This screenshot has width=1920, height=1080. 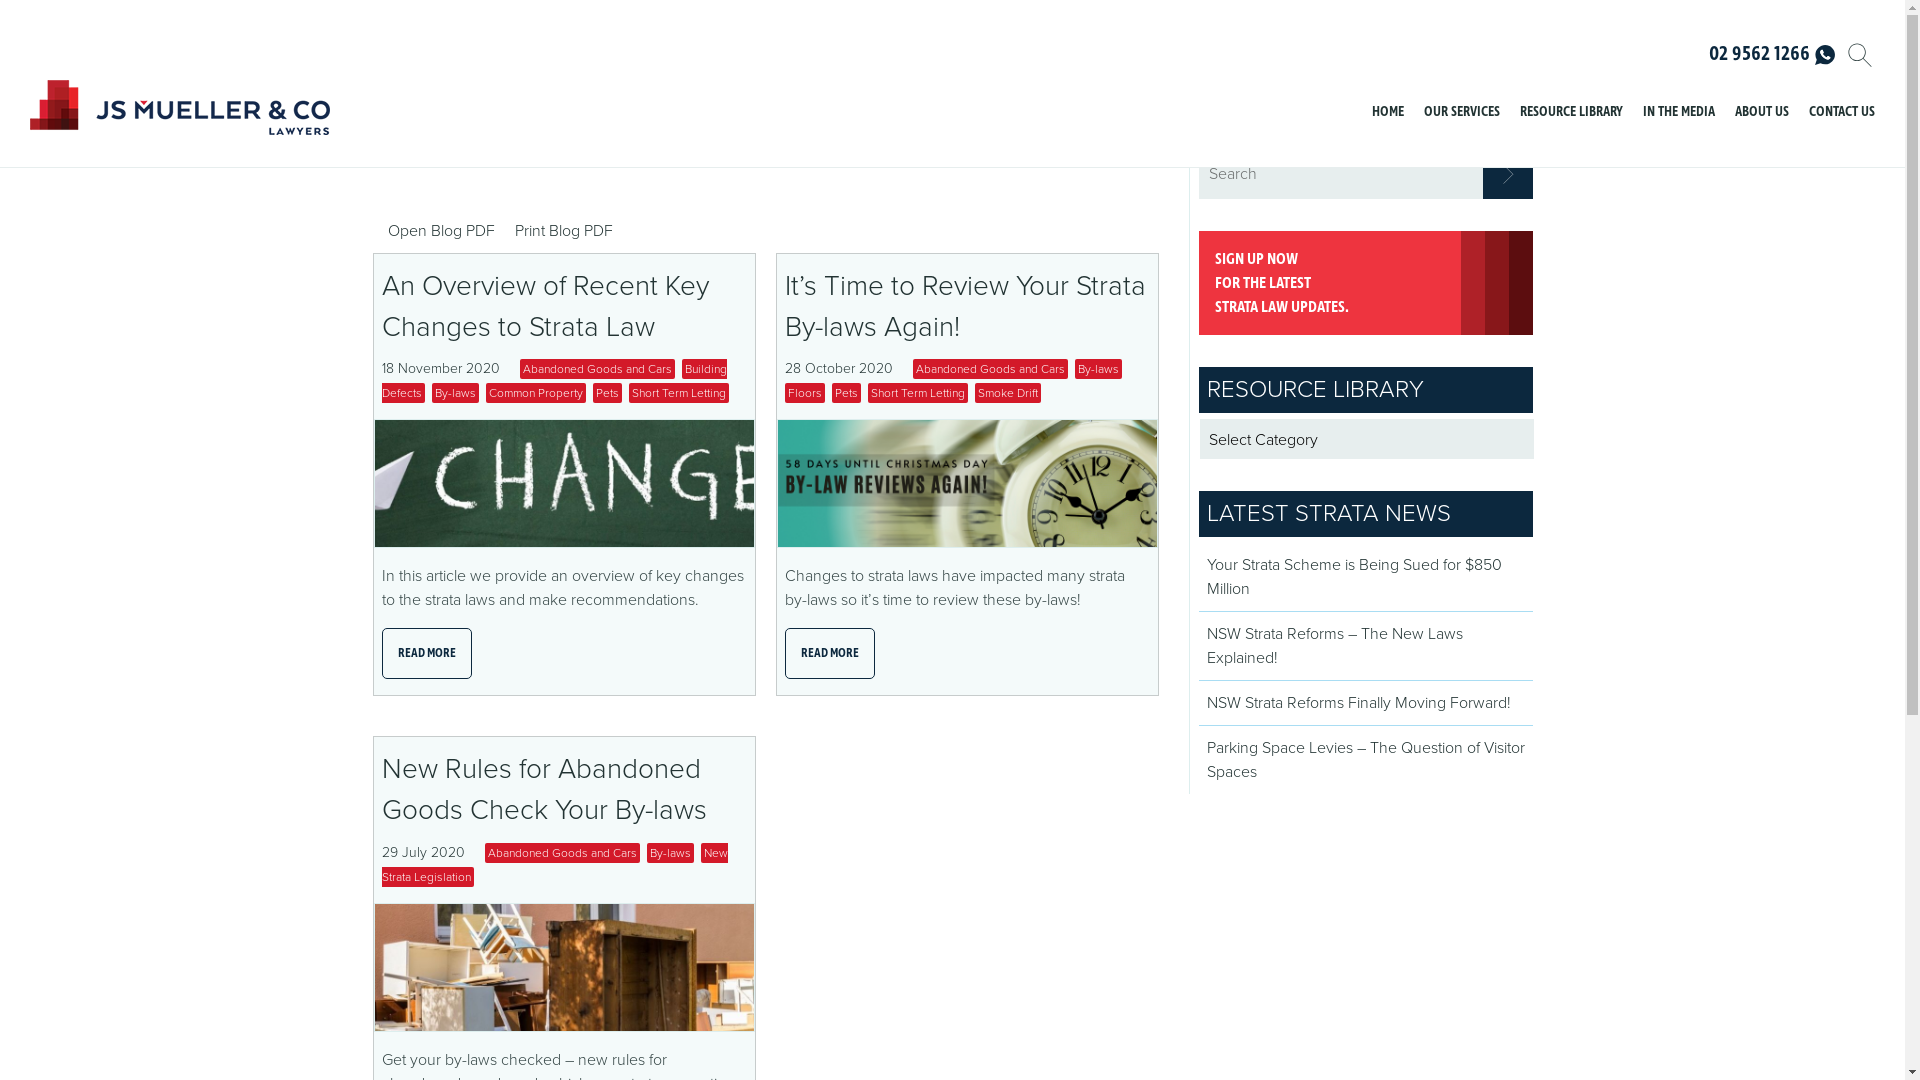 What do you see at coordinates (1423, 114) in the screenshot?
I see `'OUR SERVICES'` at bounding box center [1423, 114].